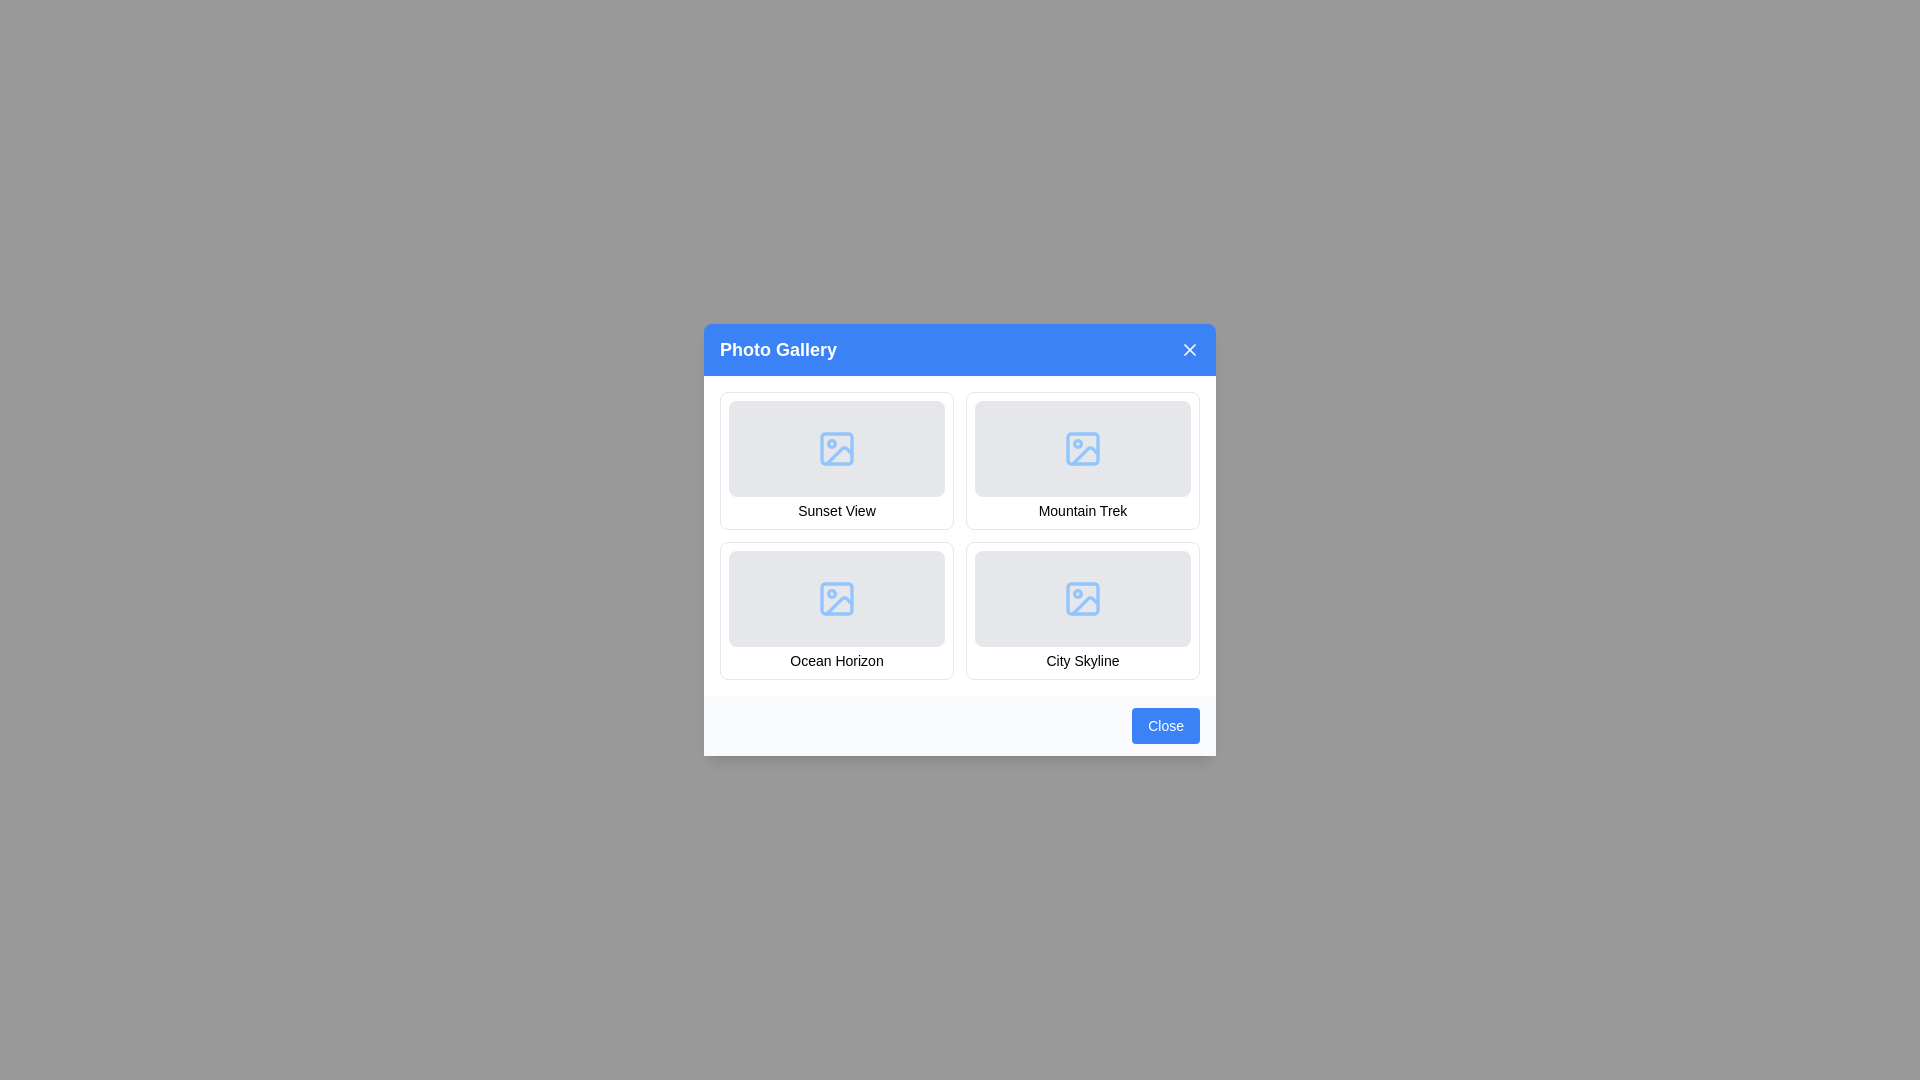 Image resolution: width=1920 pixels, height=1080 pixels. I want to click on the blue photograph icon with a mountain-like line and circular mark located in the card labeled 'Sunset View', so click(836, 447).